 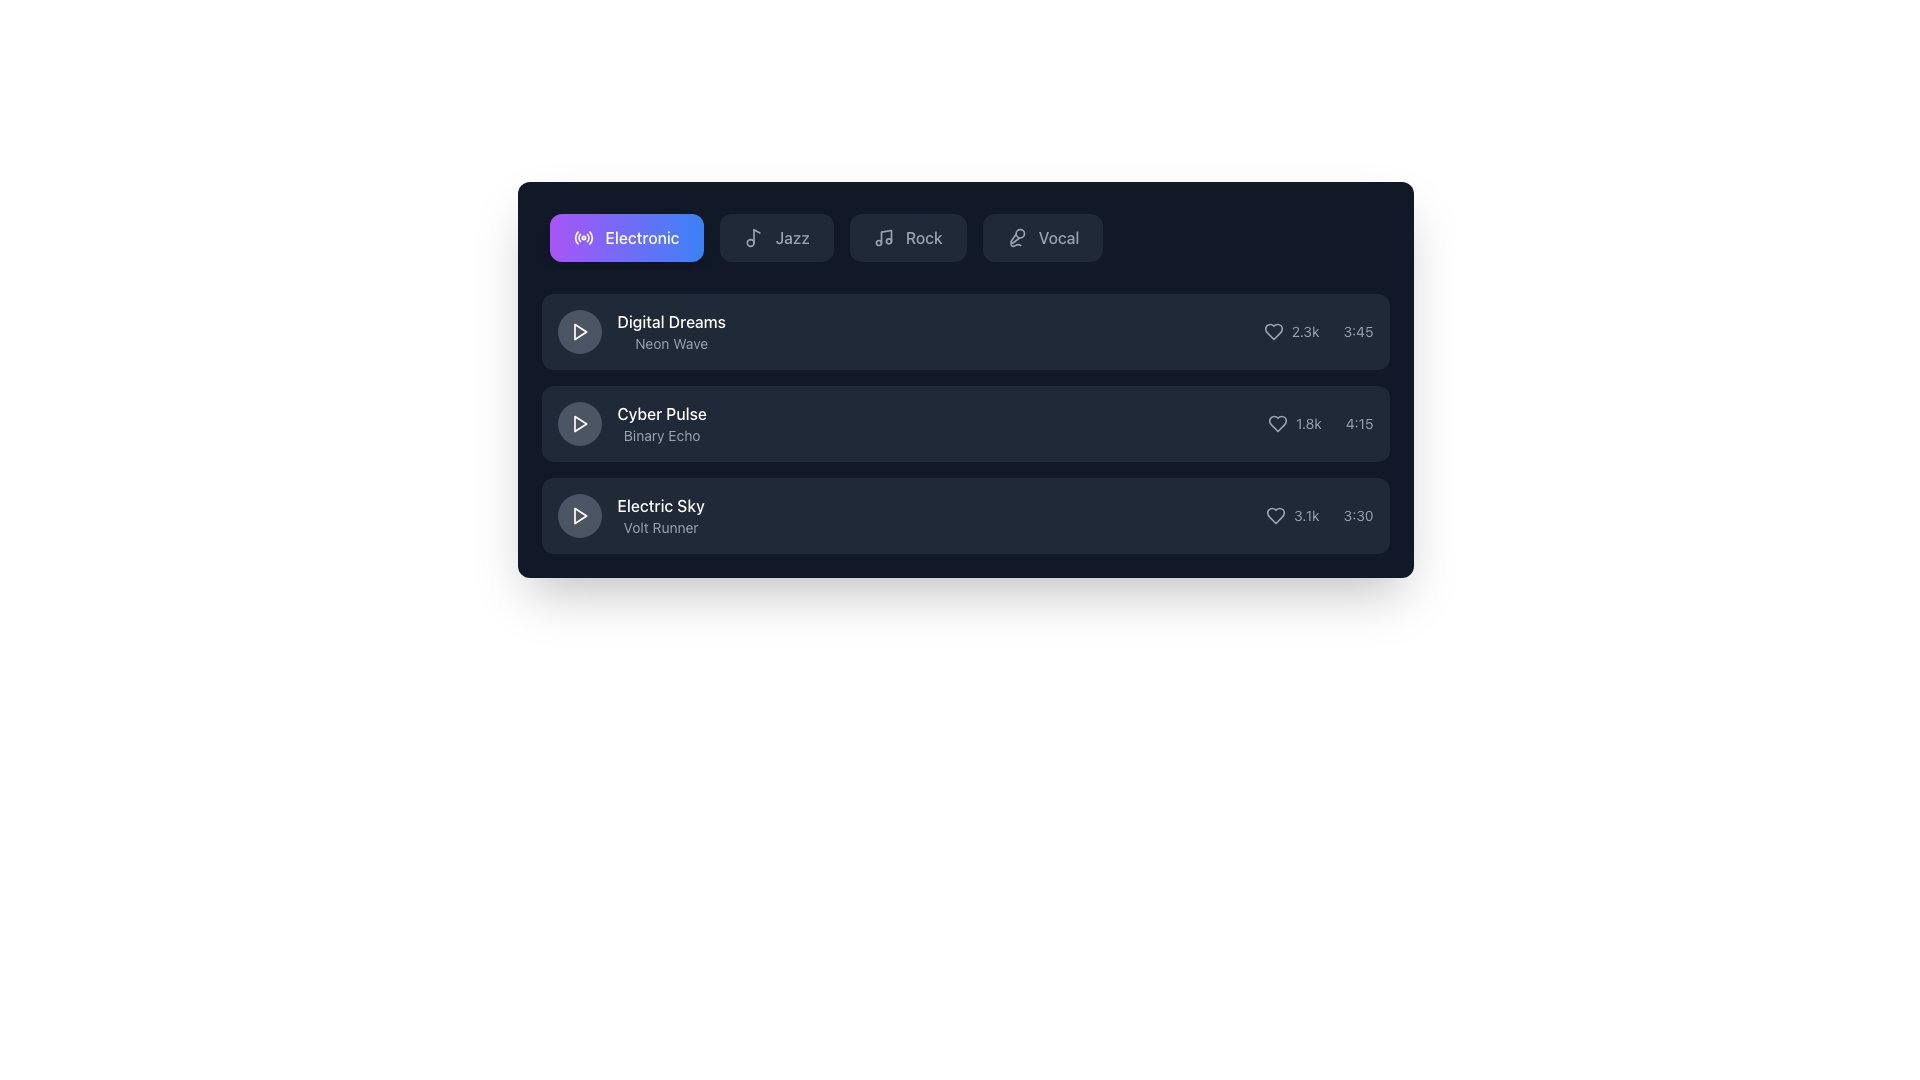 I want to click on to select the media item in the playlist, which contains details like track title, artist, likes, and duration, located in the first row under the genre buttons, so click(x=965, y=330).